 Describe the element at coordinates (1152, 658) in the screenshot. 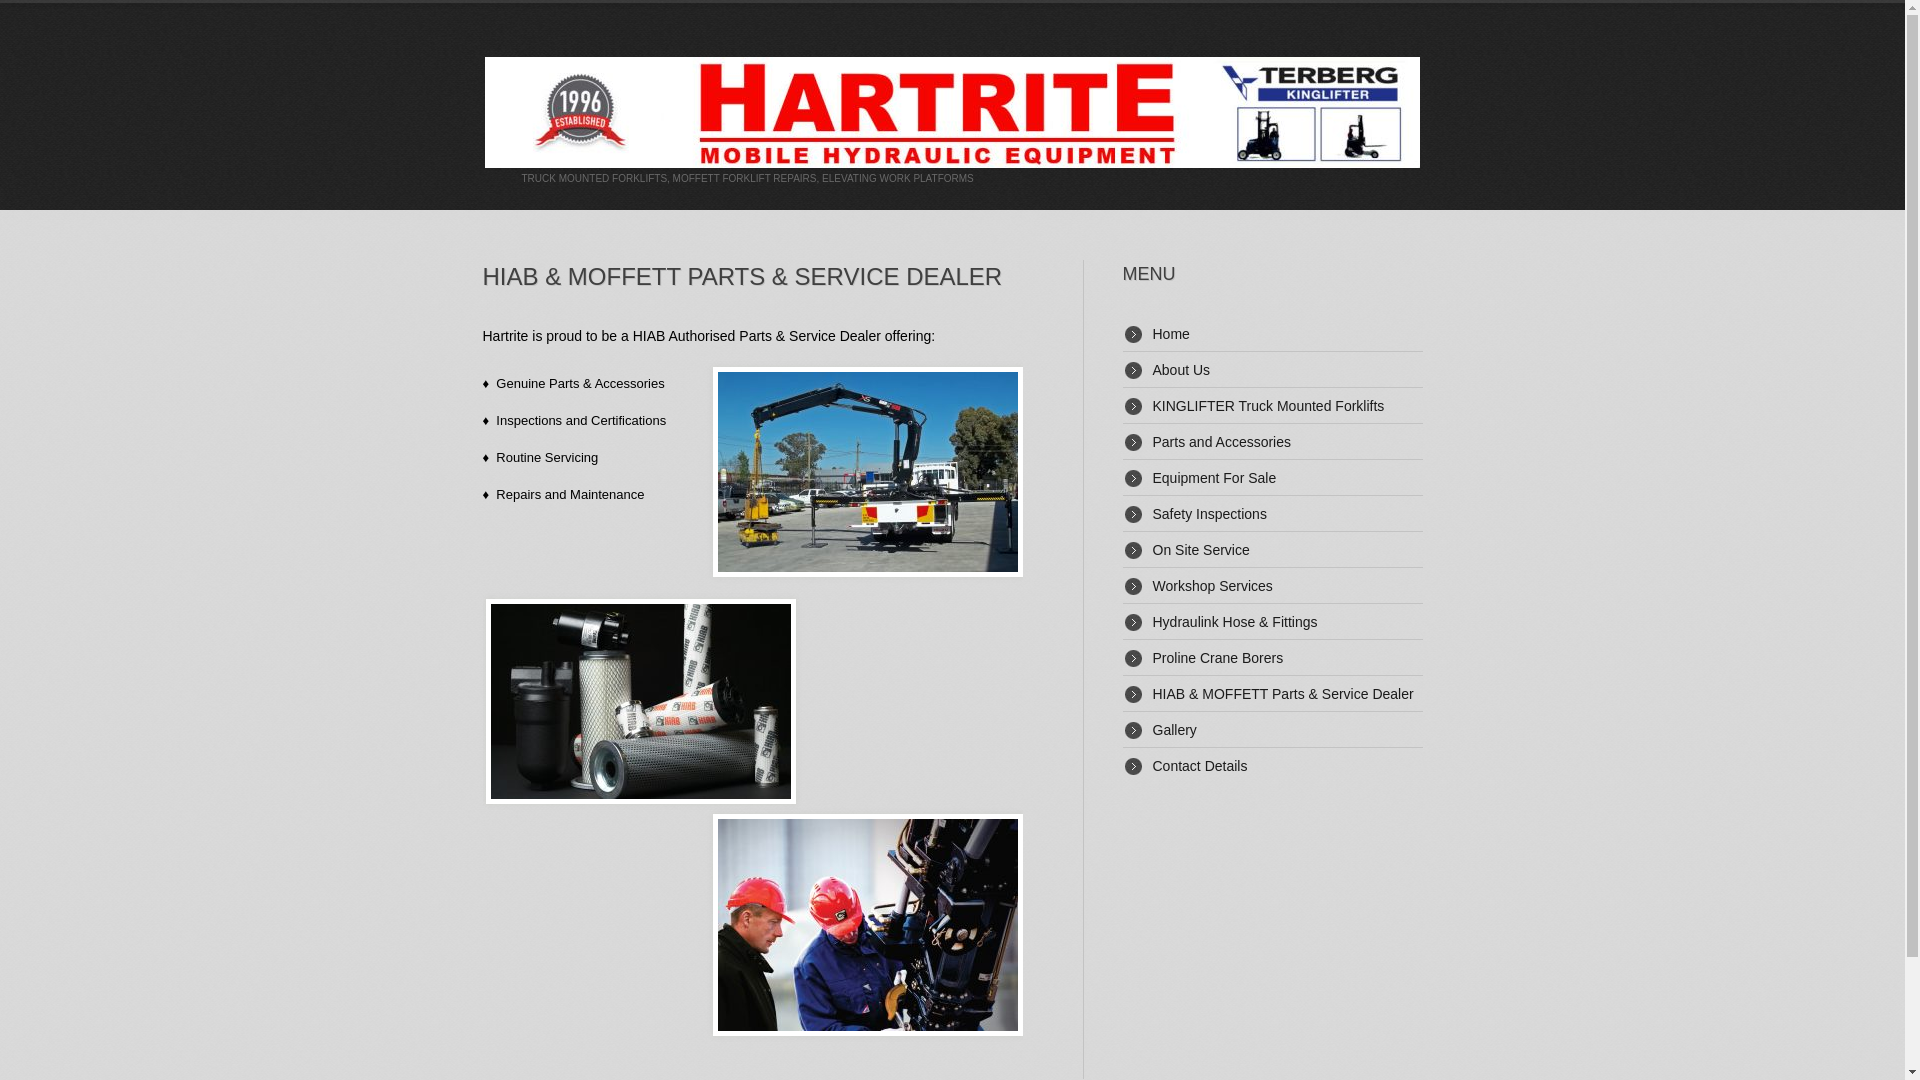

I see `'Proline Crane Borers'` at that location.